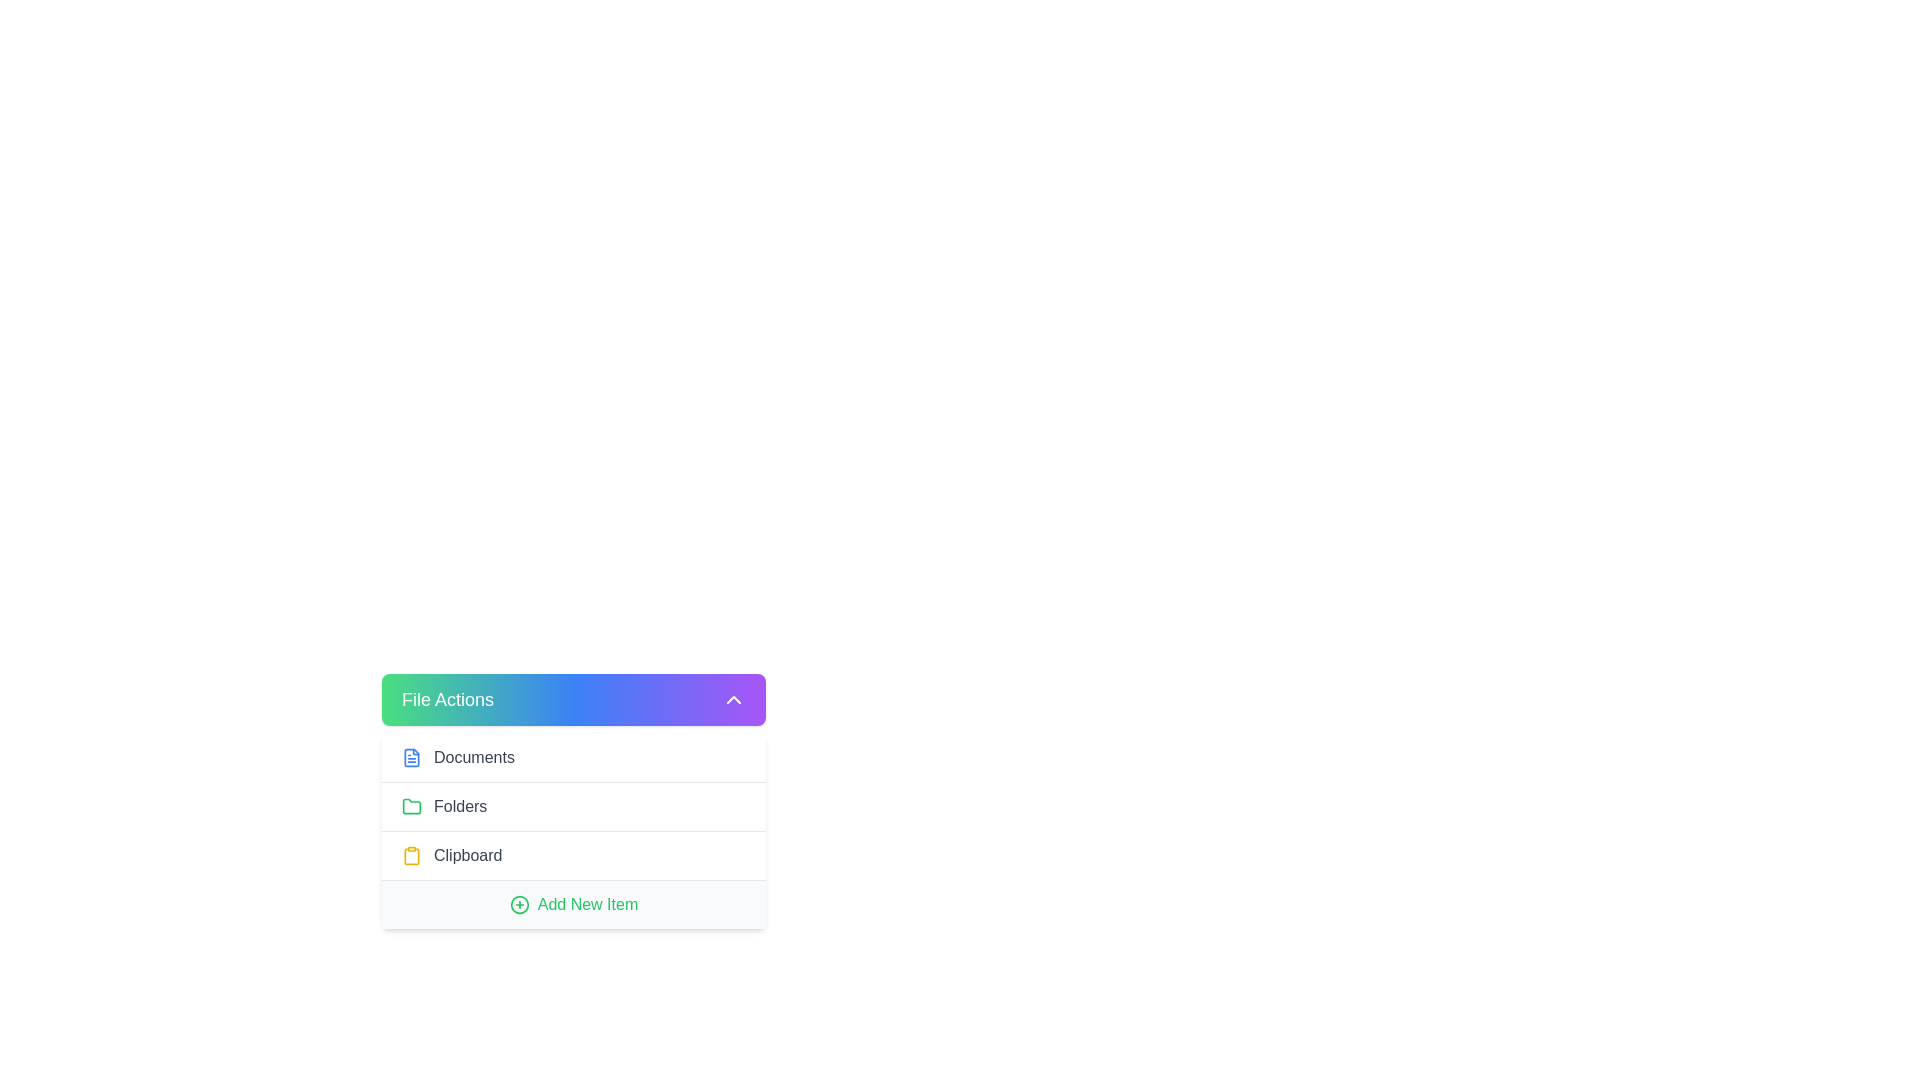 Image resolution: width=1920 pixels, height=1080 pixels. Describe the element at coordinates (519, 905) in the screenshot. I see `the circular SVG icon with a plus symbol, which is located to the left of the green 'Add New Item' text` at that location.